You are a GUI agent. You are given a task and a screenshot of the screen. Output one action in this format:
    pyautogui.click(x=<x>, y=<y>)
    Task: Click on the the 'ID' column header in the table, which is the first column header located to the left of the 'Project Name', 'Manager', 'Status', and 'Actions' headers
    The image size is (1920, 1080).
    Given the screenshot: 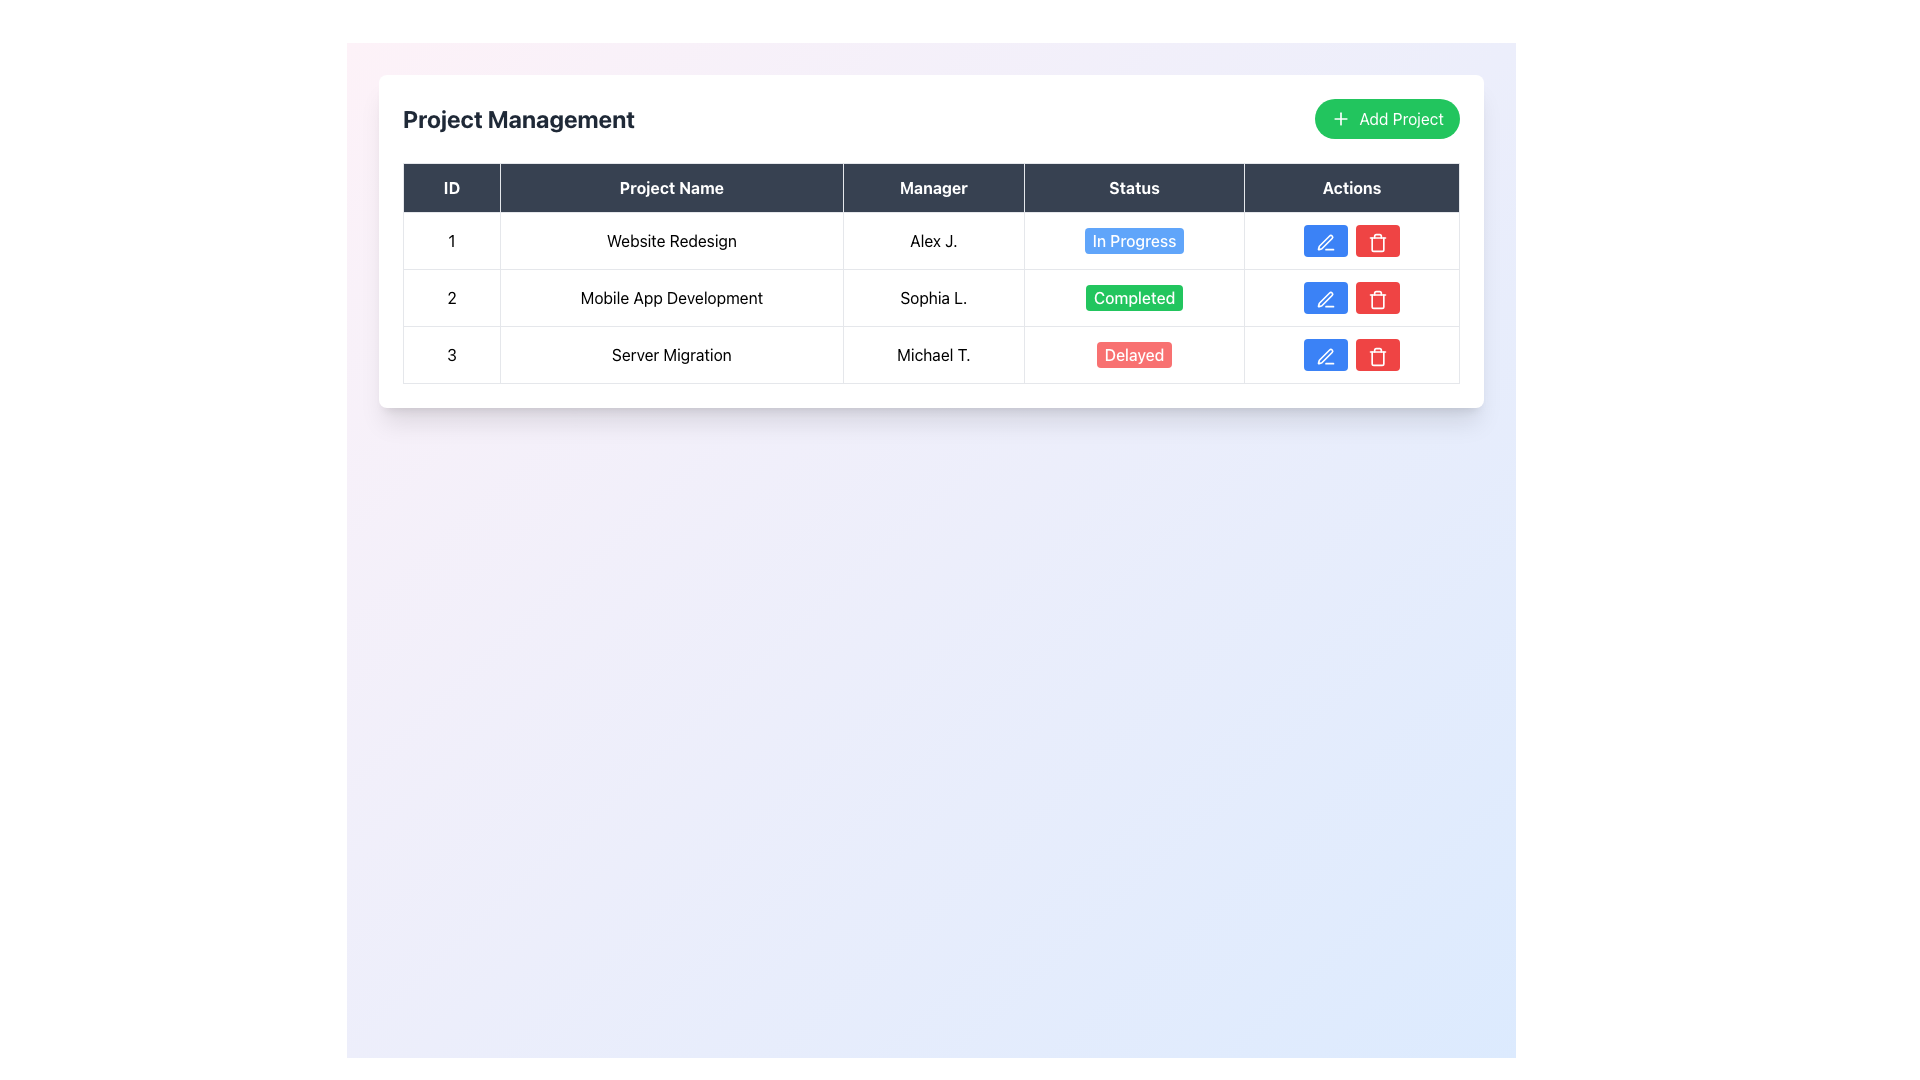 What is the action you would take?
    pyautogui.click(x=450, y=188)
    